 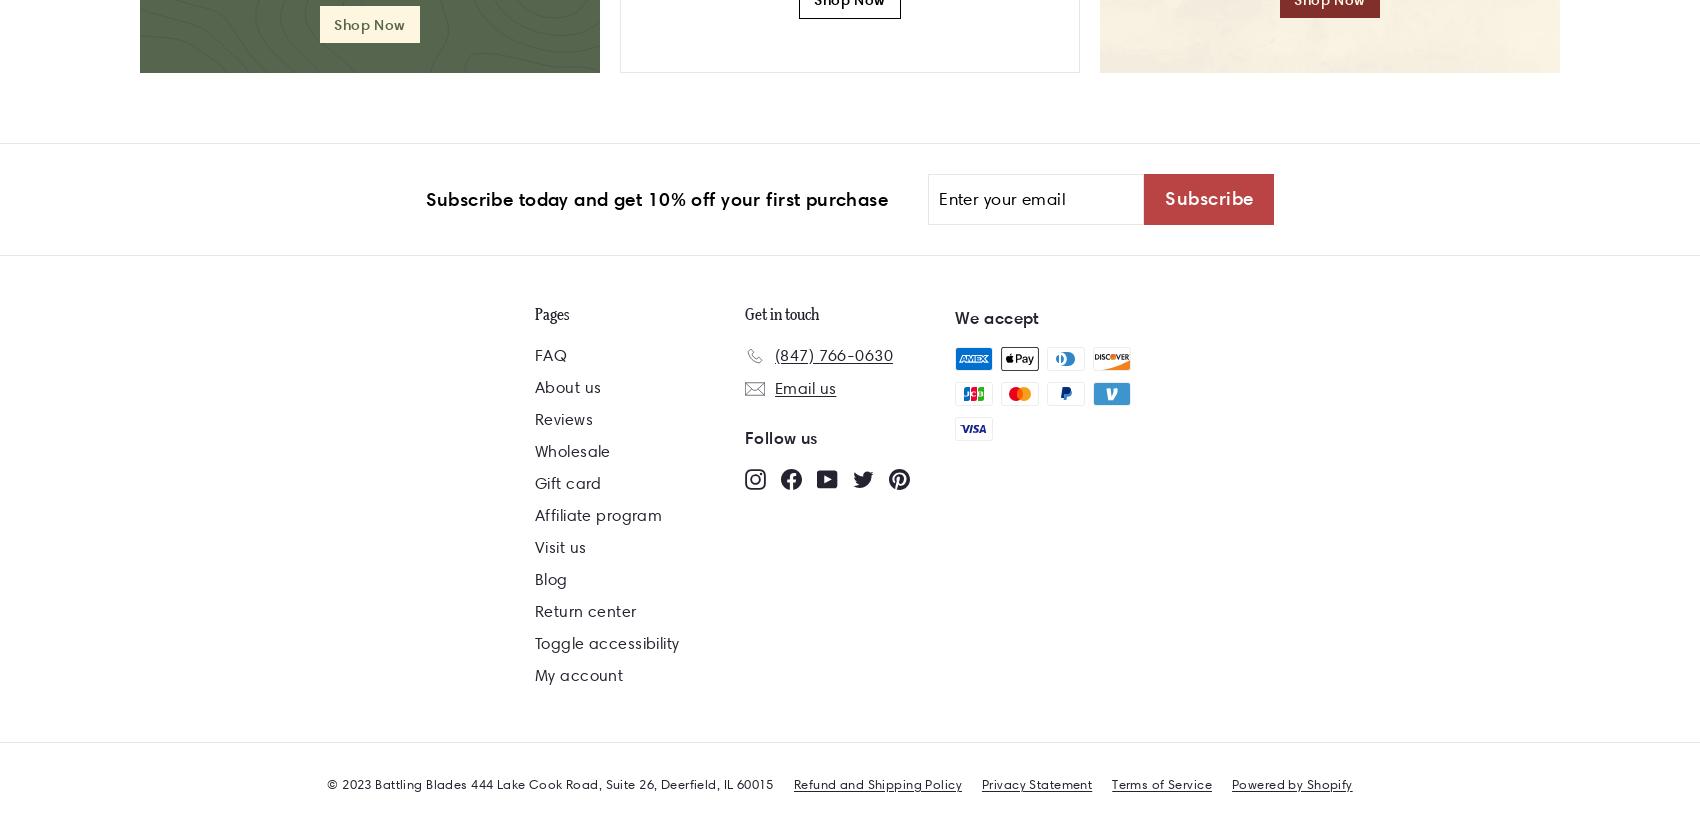 I want to click on '© 2023 Battling Blades
444 Lake Cook Road, Suite 26, Deerfield, IL 60015', so click(x=548, y=782).